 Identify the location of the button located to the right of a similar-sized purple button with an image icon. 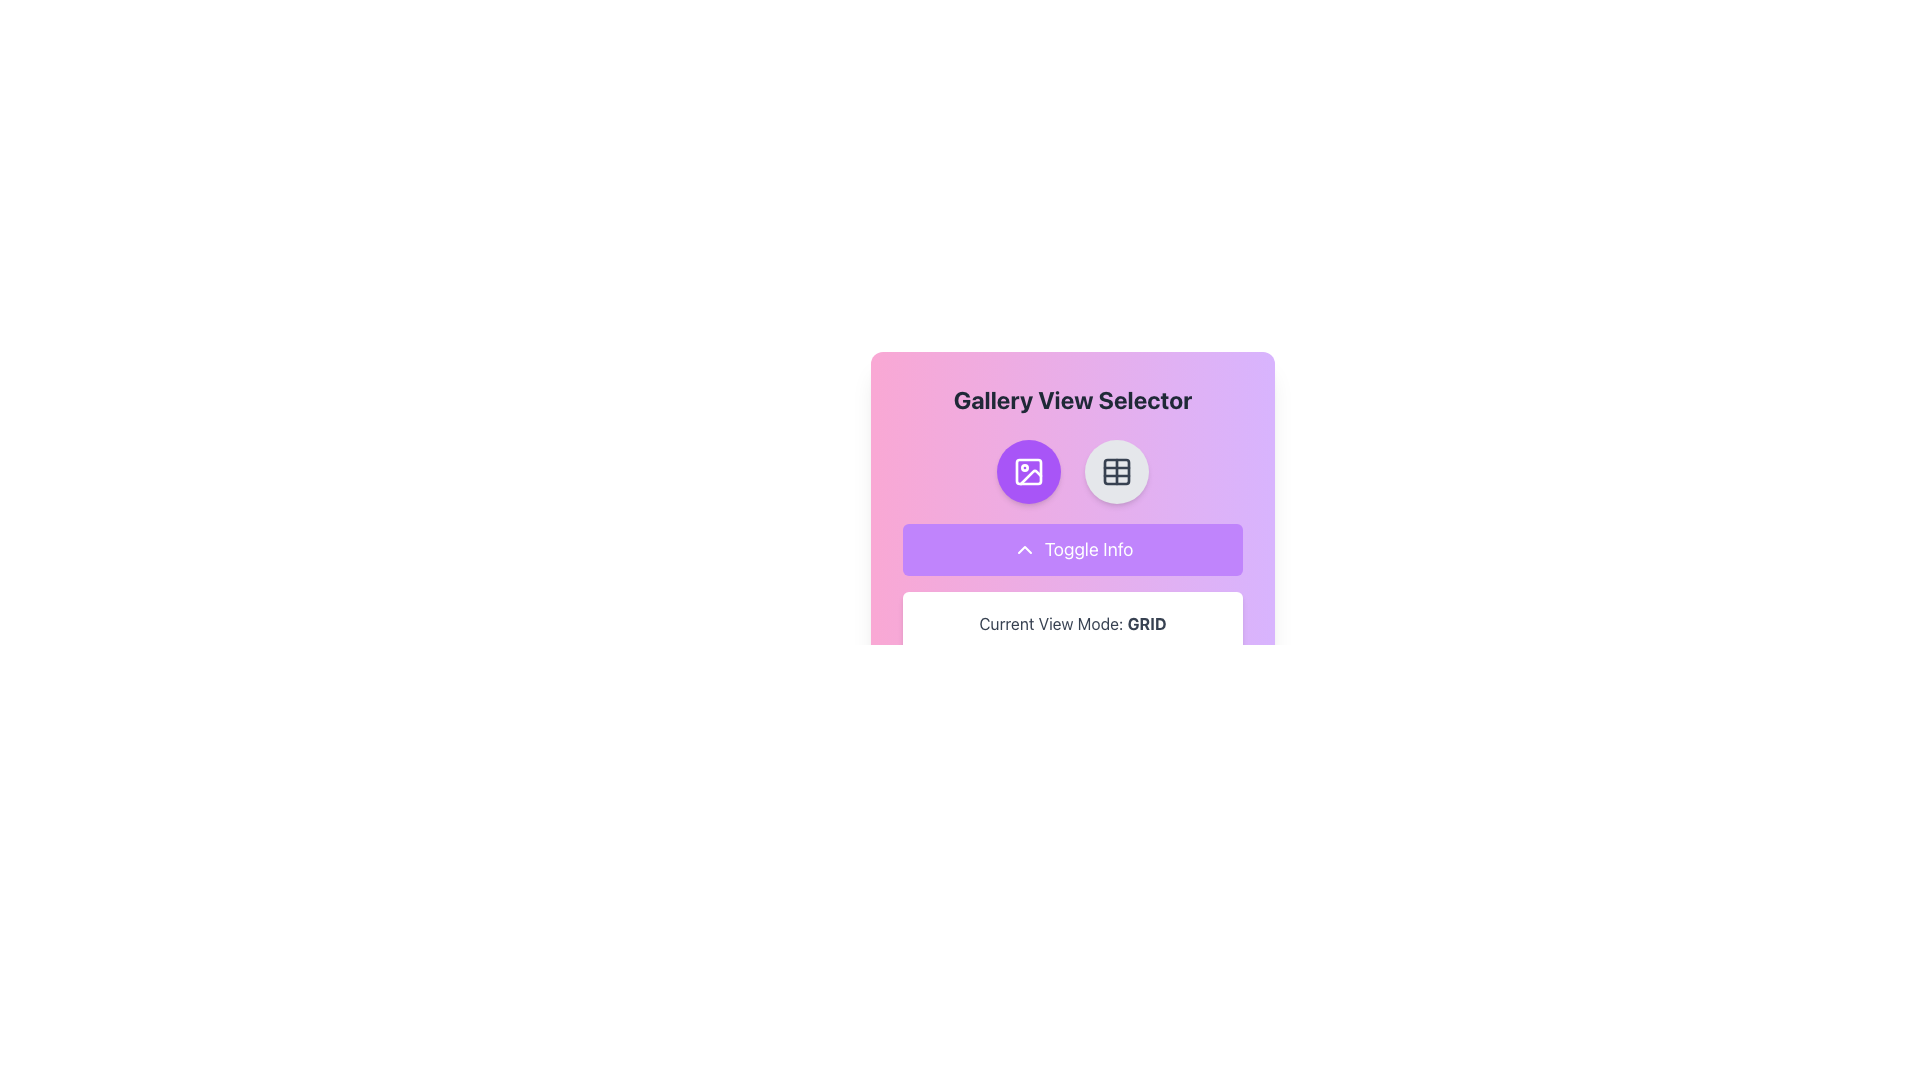
(1116, 471).